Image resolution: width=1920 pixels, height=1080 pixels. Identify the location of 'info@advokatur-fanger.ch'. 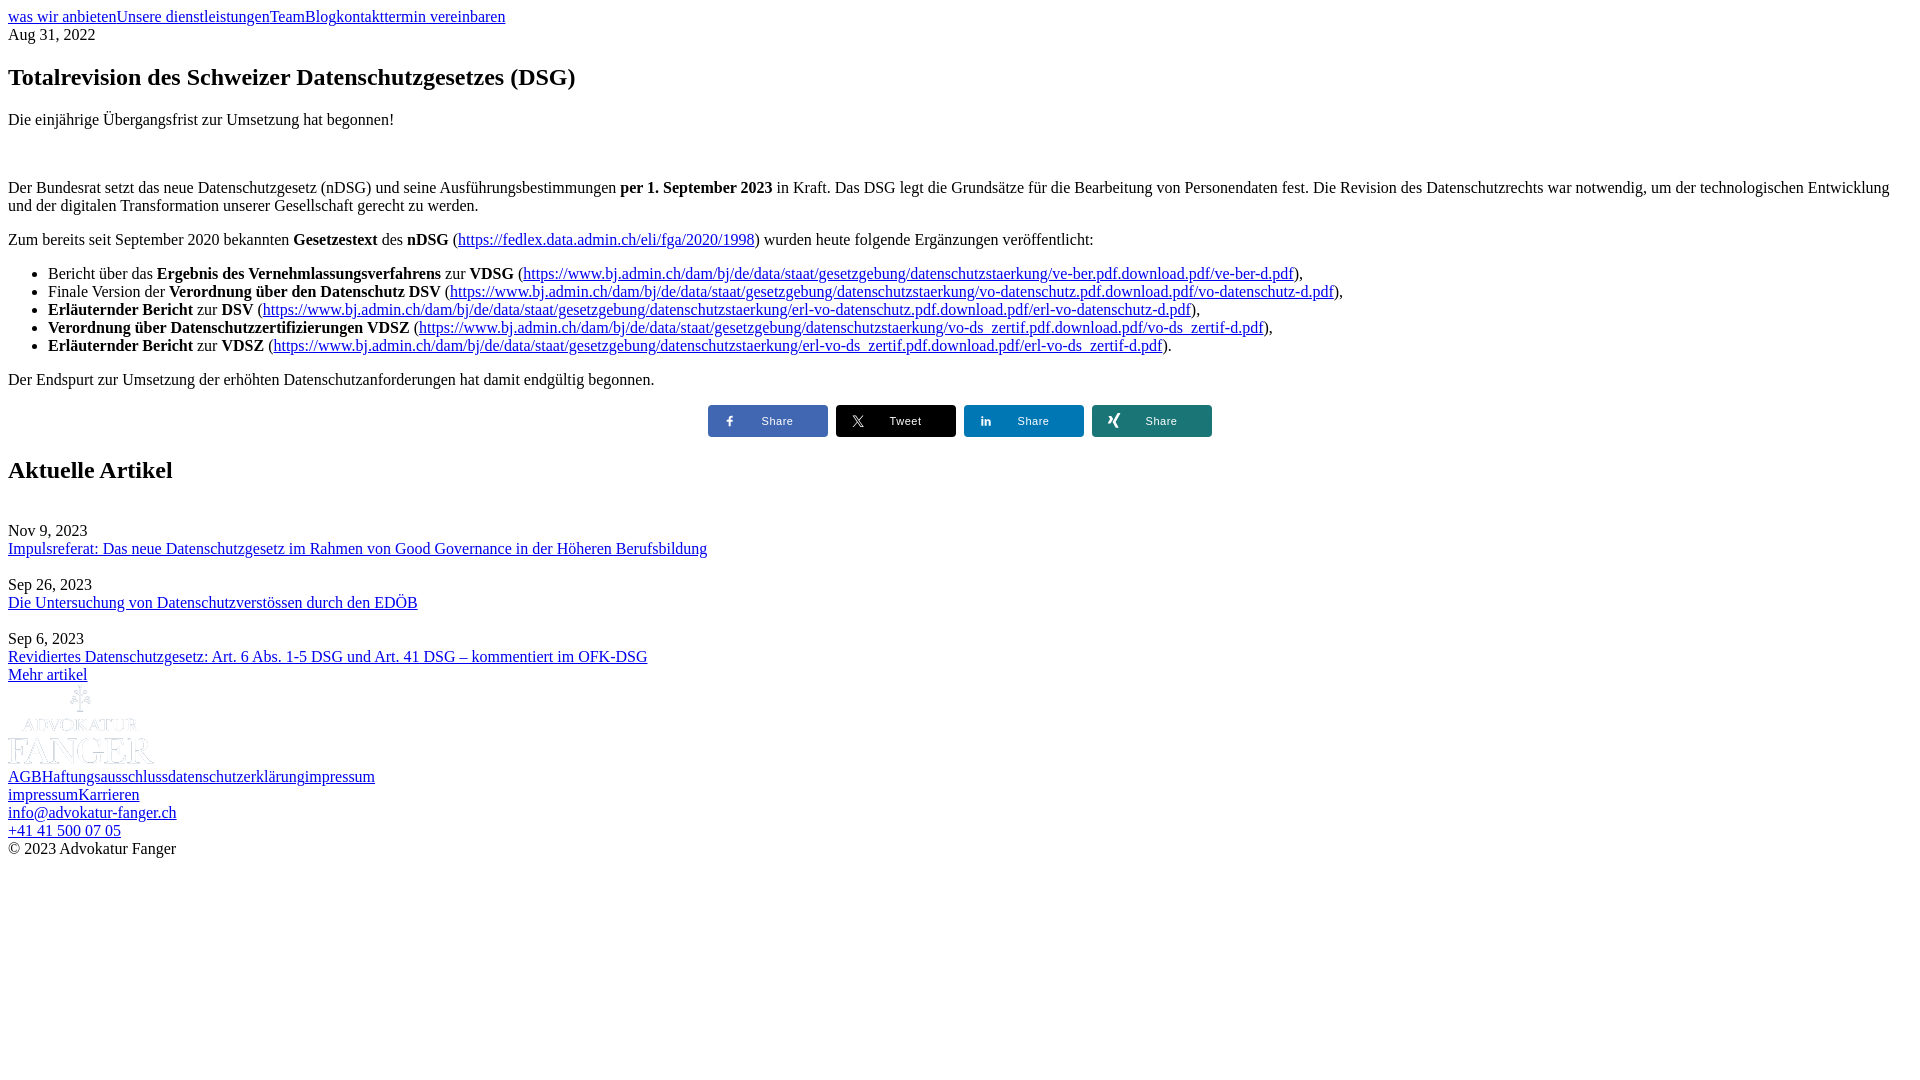
(8, 812).